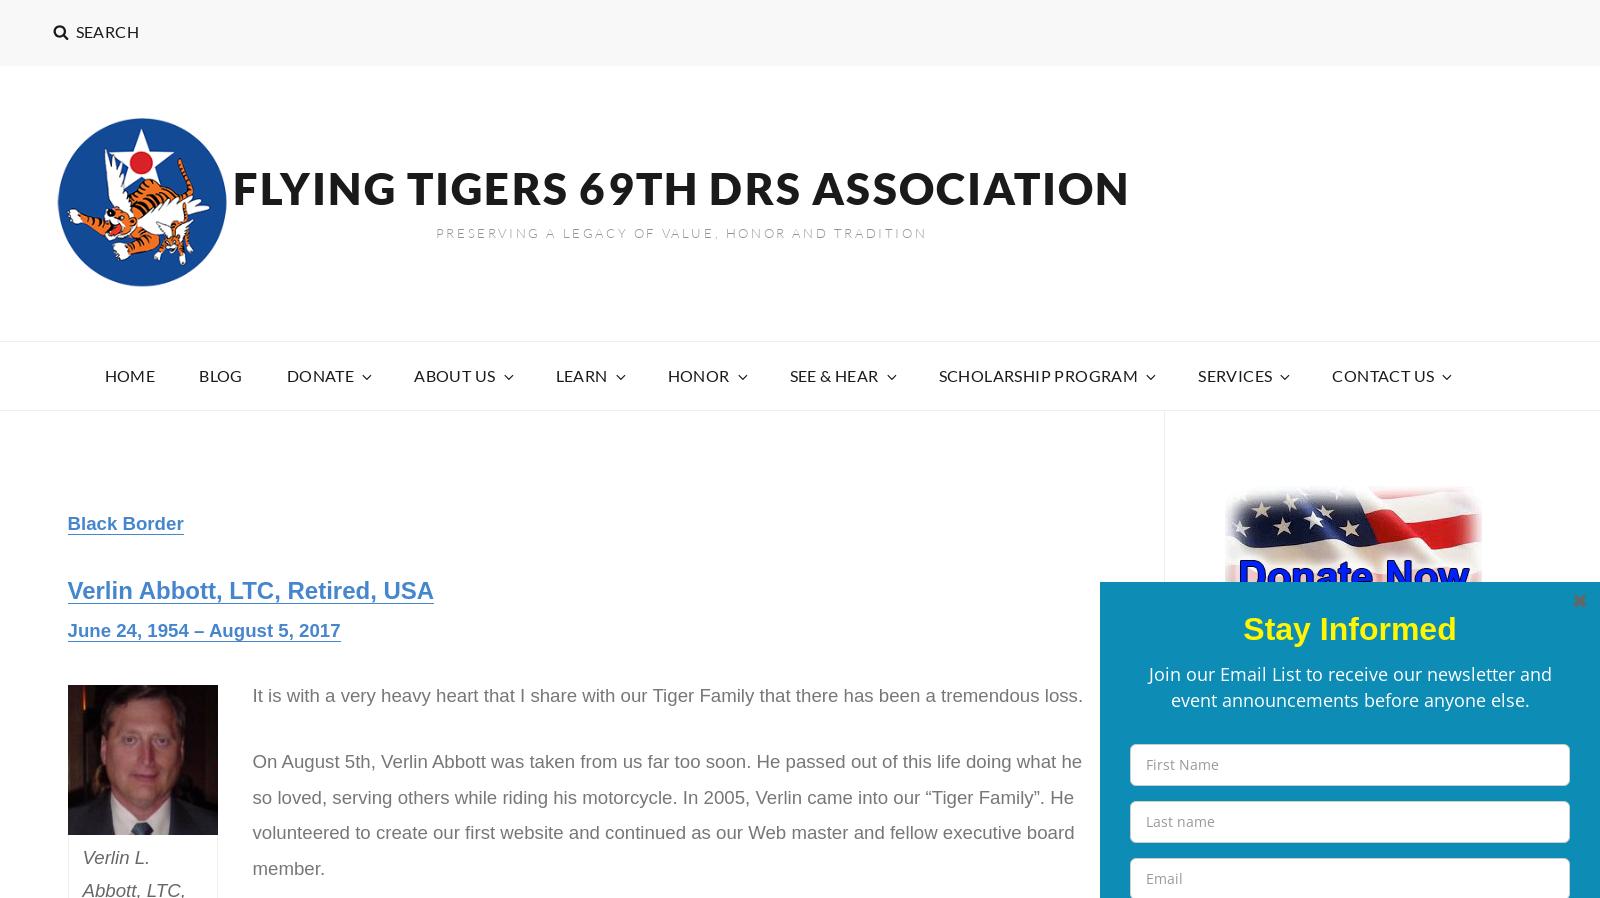  Describe the element at coordinates (832, 374) in the screenshot. I see `'SEE & HEAR'` at that location.